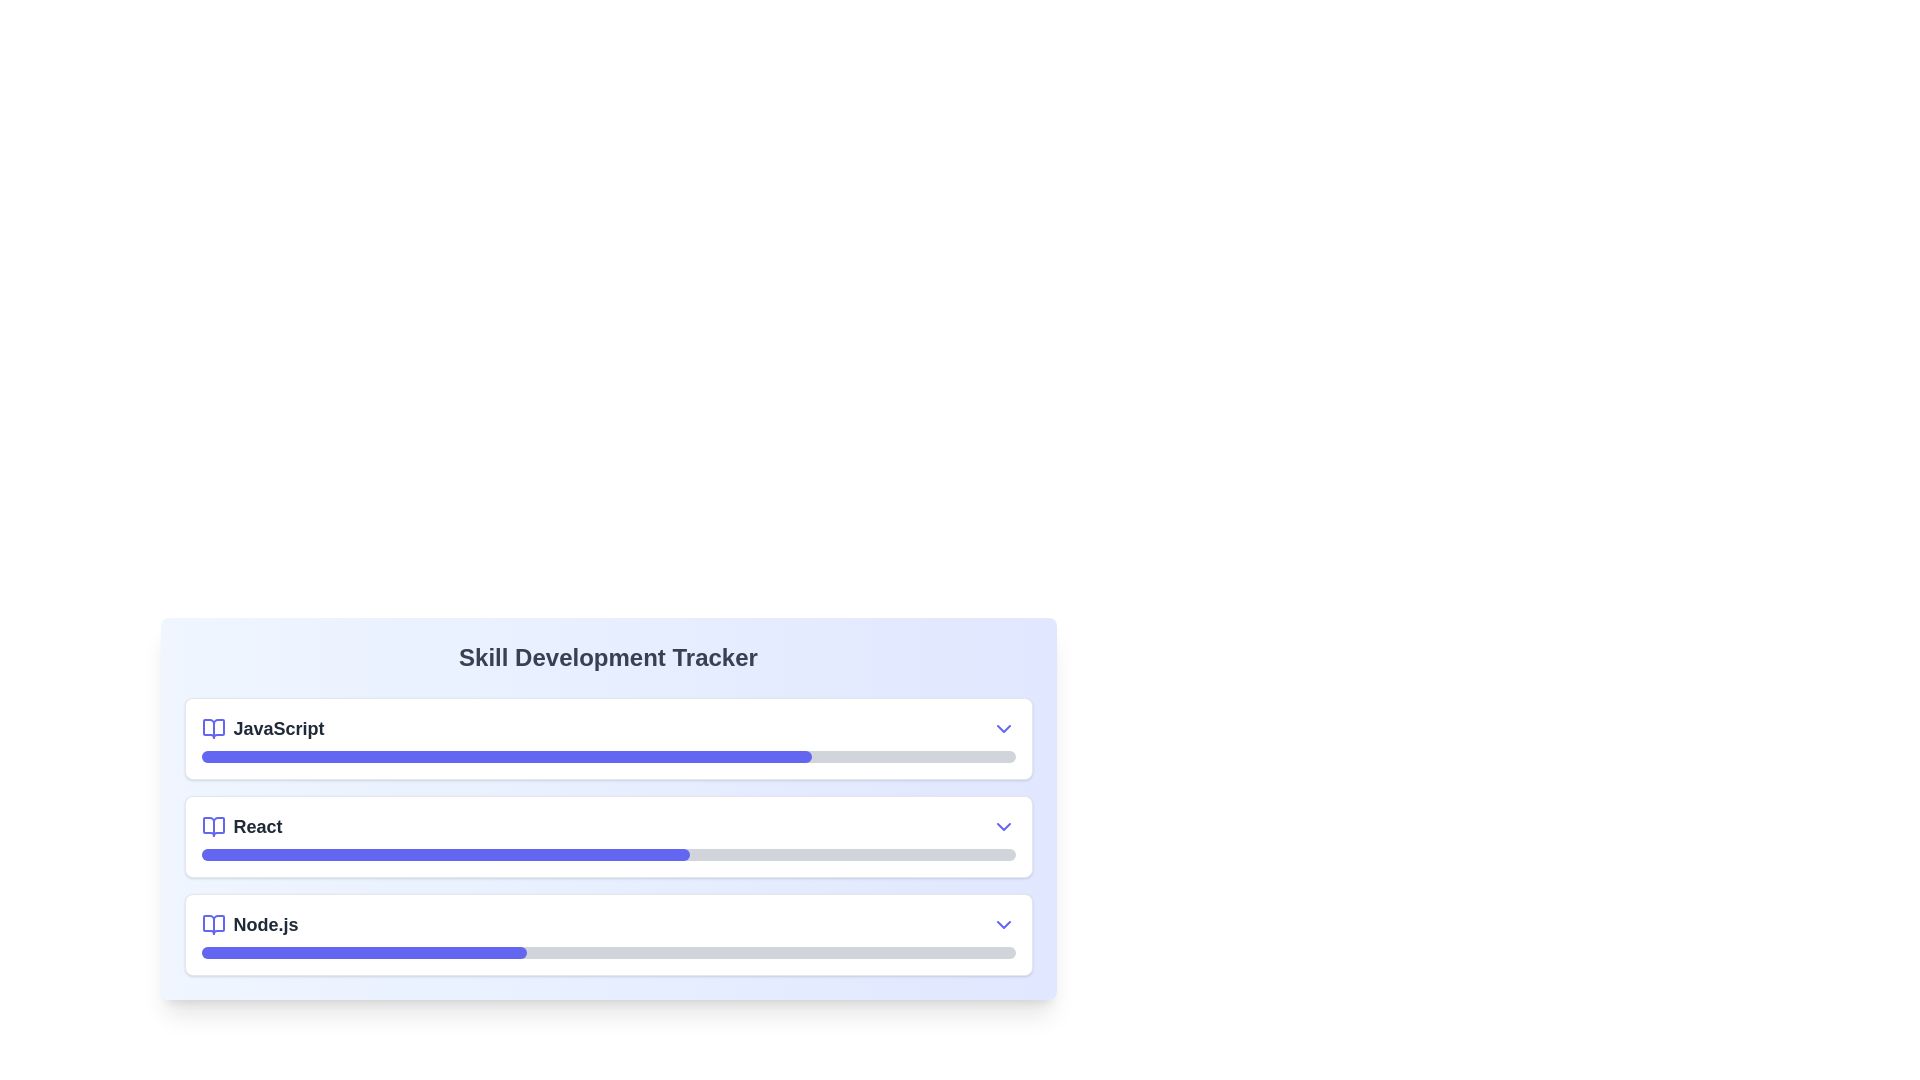  I want to click on the middle row of the Progress bar labeled 'React' in the 'Skill Development Tracker' card, which includes a dropdown trigger, so click(607, 837).